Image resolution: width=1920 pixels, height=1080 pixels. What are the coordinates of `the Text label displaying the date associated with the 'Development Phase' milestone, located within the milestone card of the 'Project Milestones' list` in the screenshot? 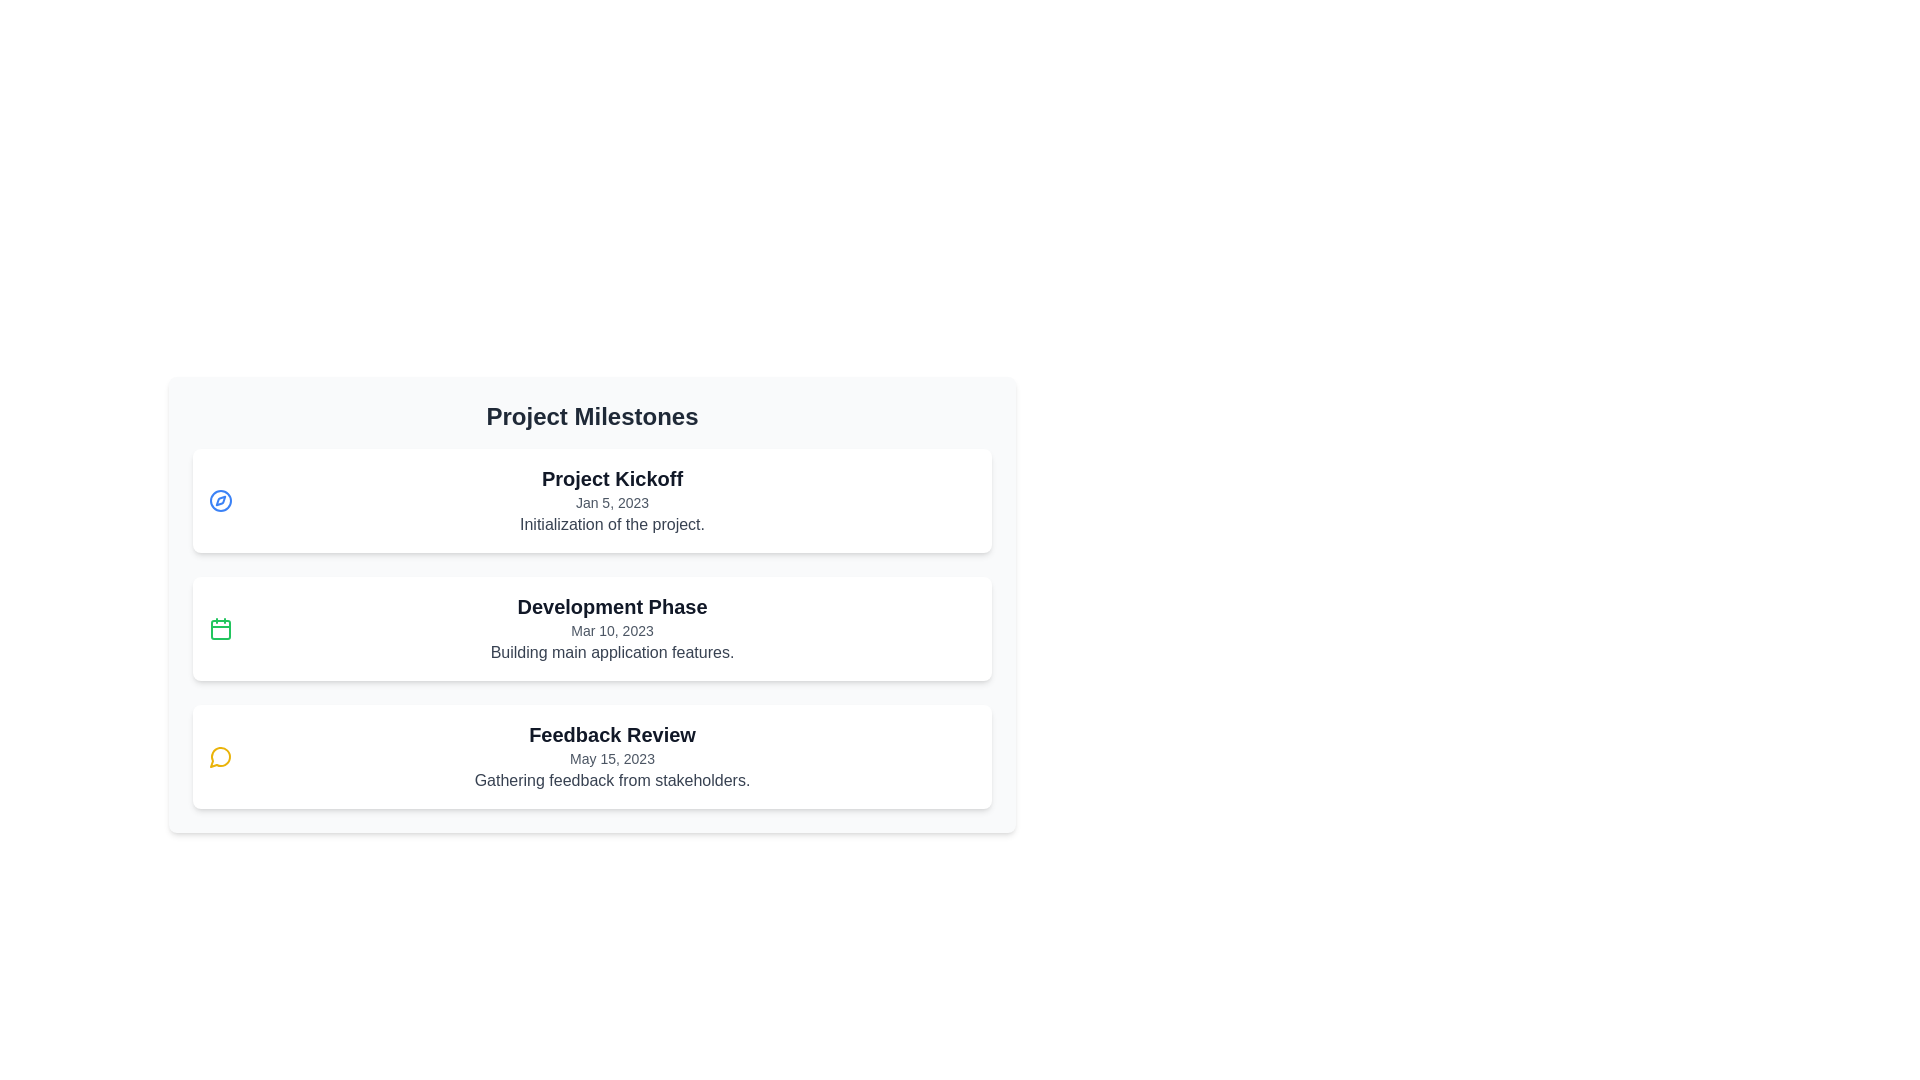 It's located at (611, 631).